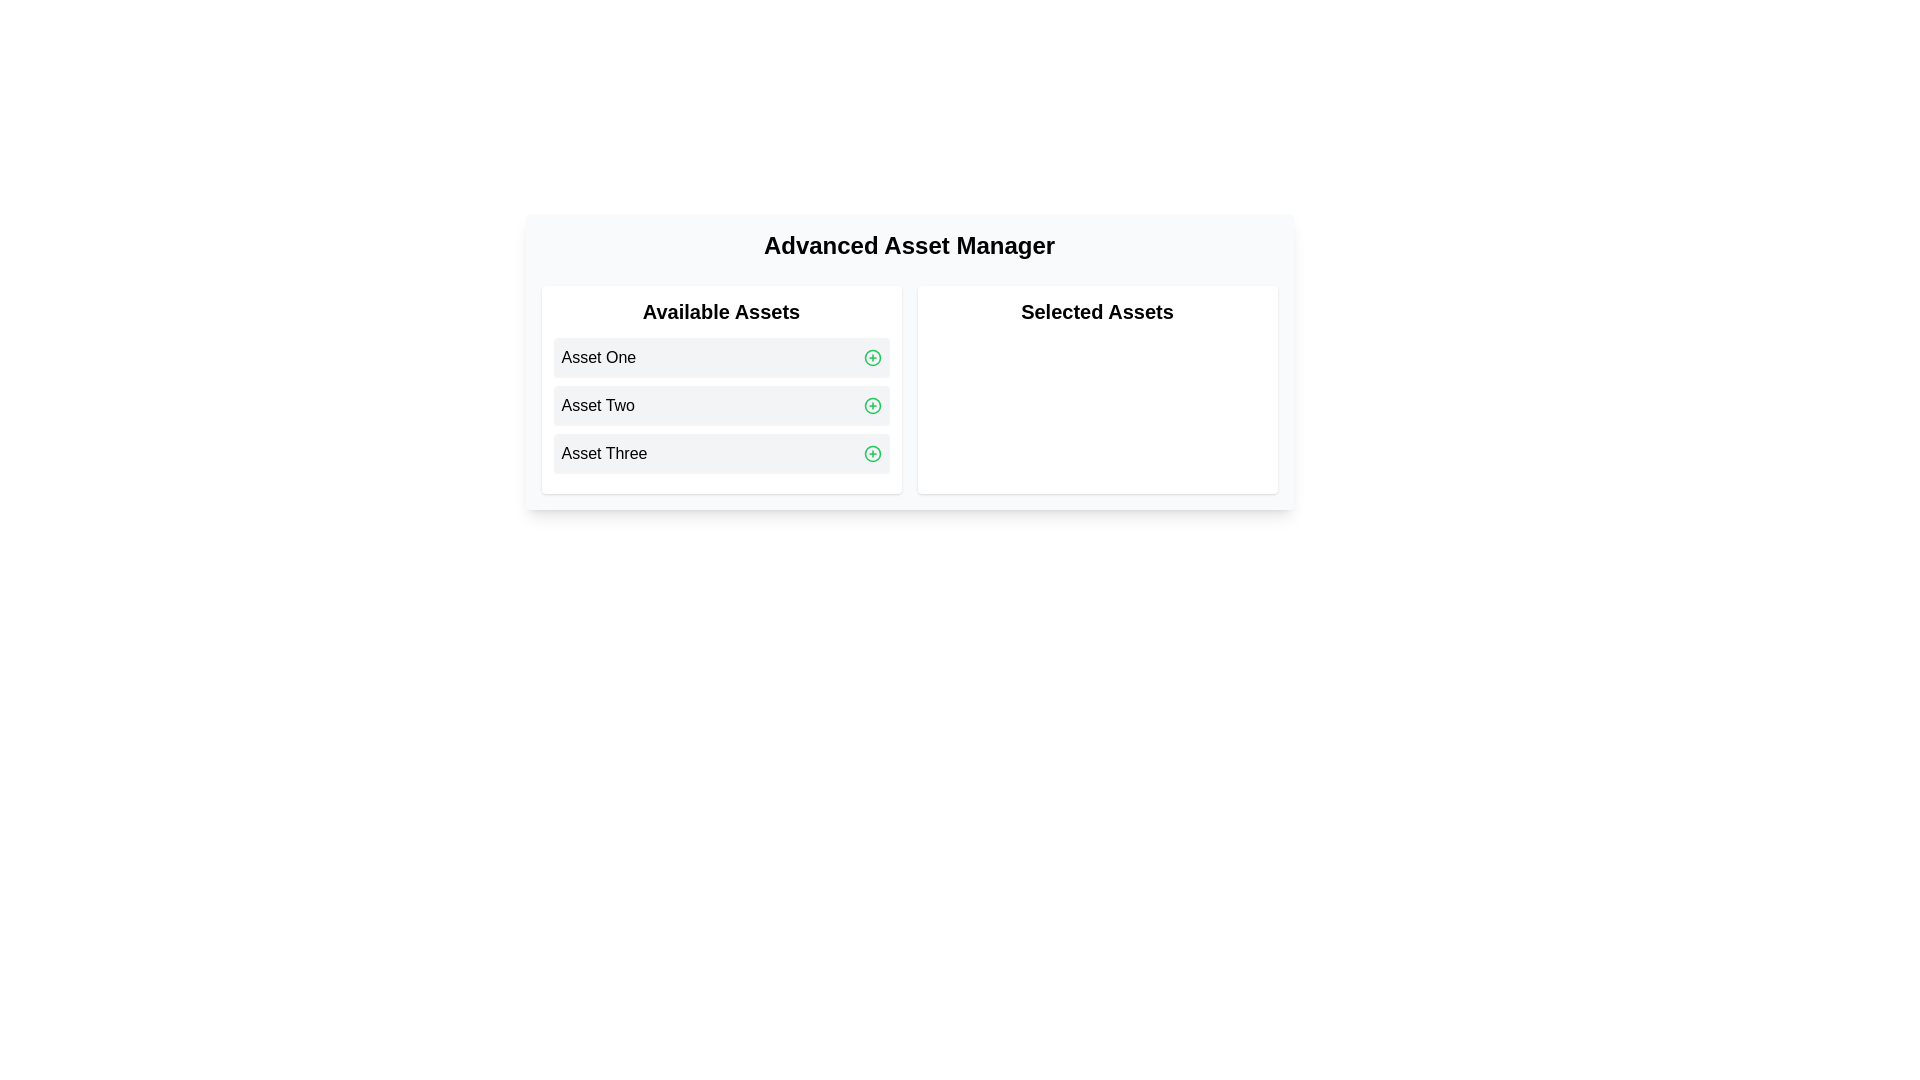 The image size is (1920, 1080). What do you see at coordinates (872, 405) in the screenshot?
I see `the icon button to add 'Asset Two'` at bounding box center [872, 405].